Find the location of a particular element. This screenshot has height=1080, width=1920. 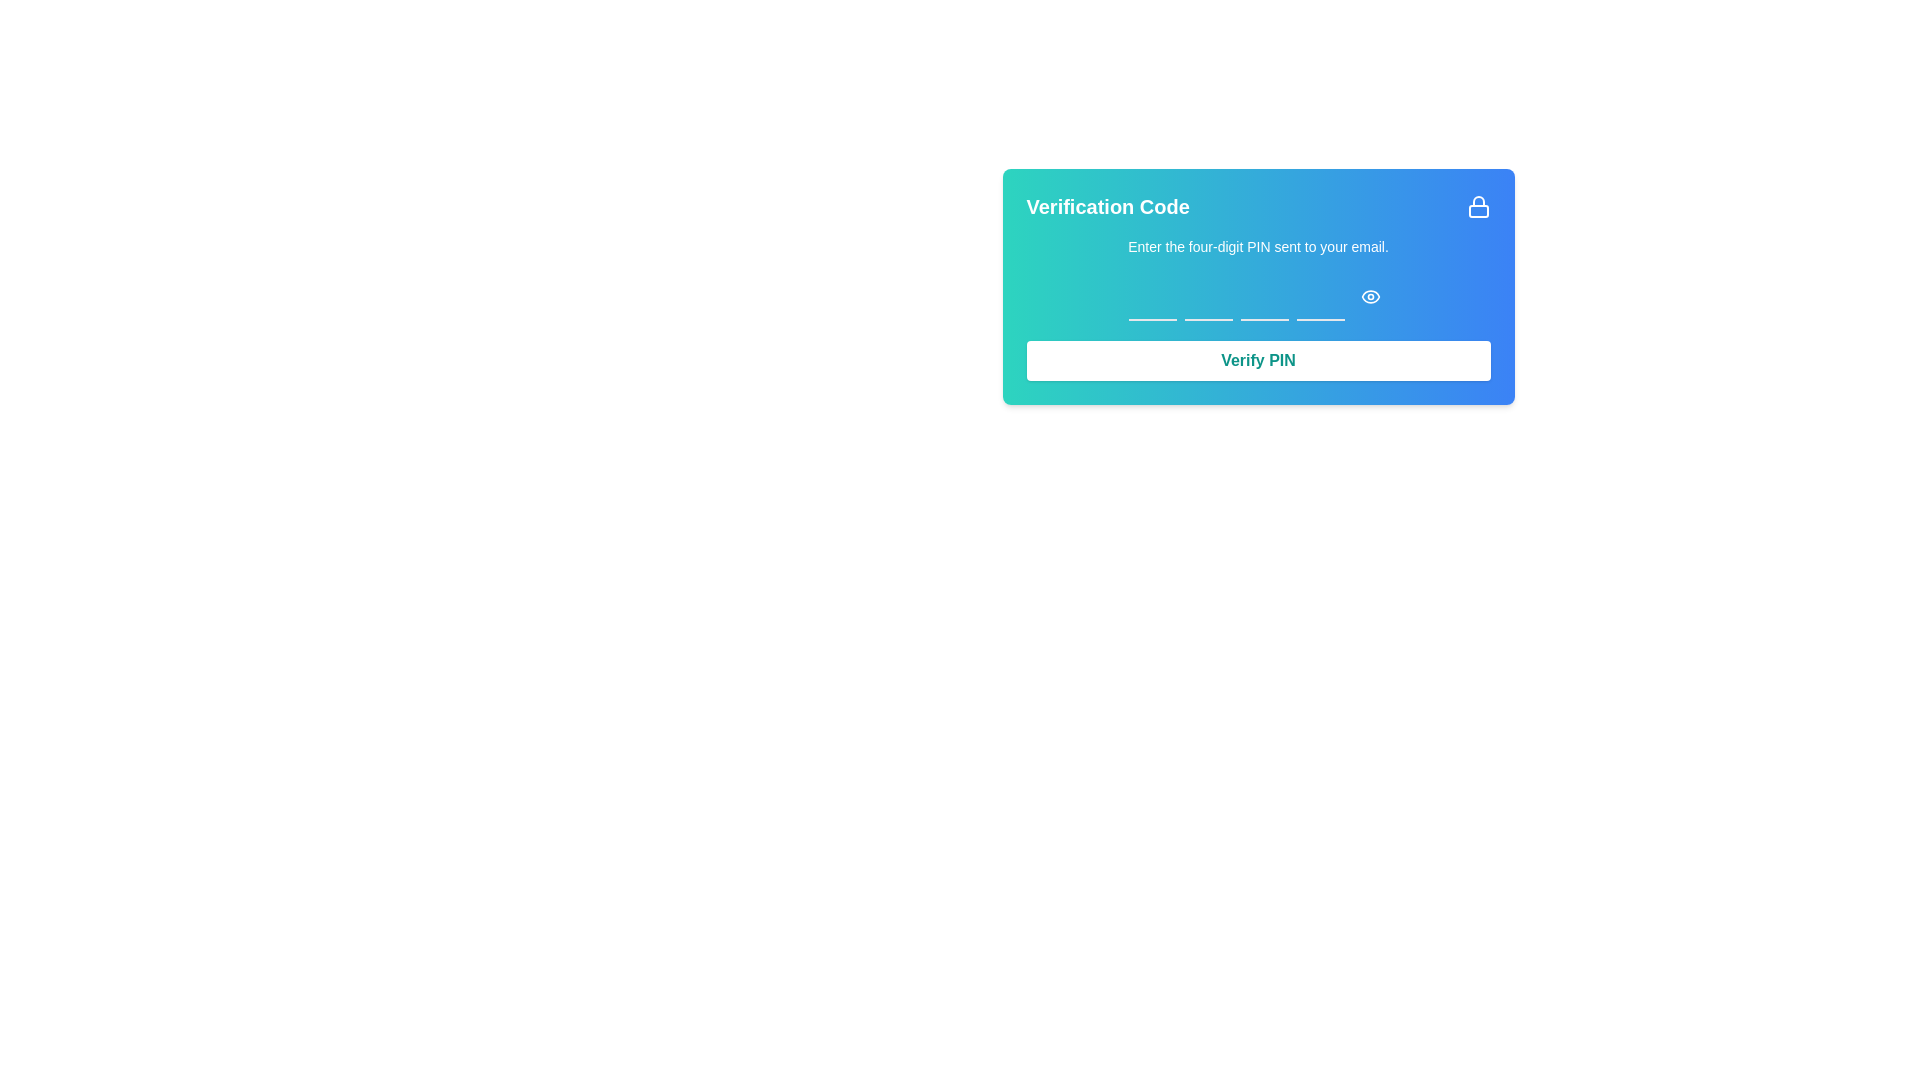

the visibility toggle button located to the right of the verification code input fields is located at coordinates (1369, 297).